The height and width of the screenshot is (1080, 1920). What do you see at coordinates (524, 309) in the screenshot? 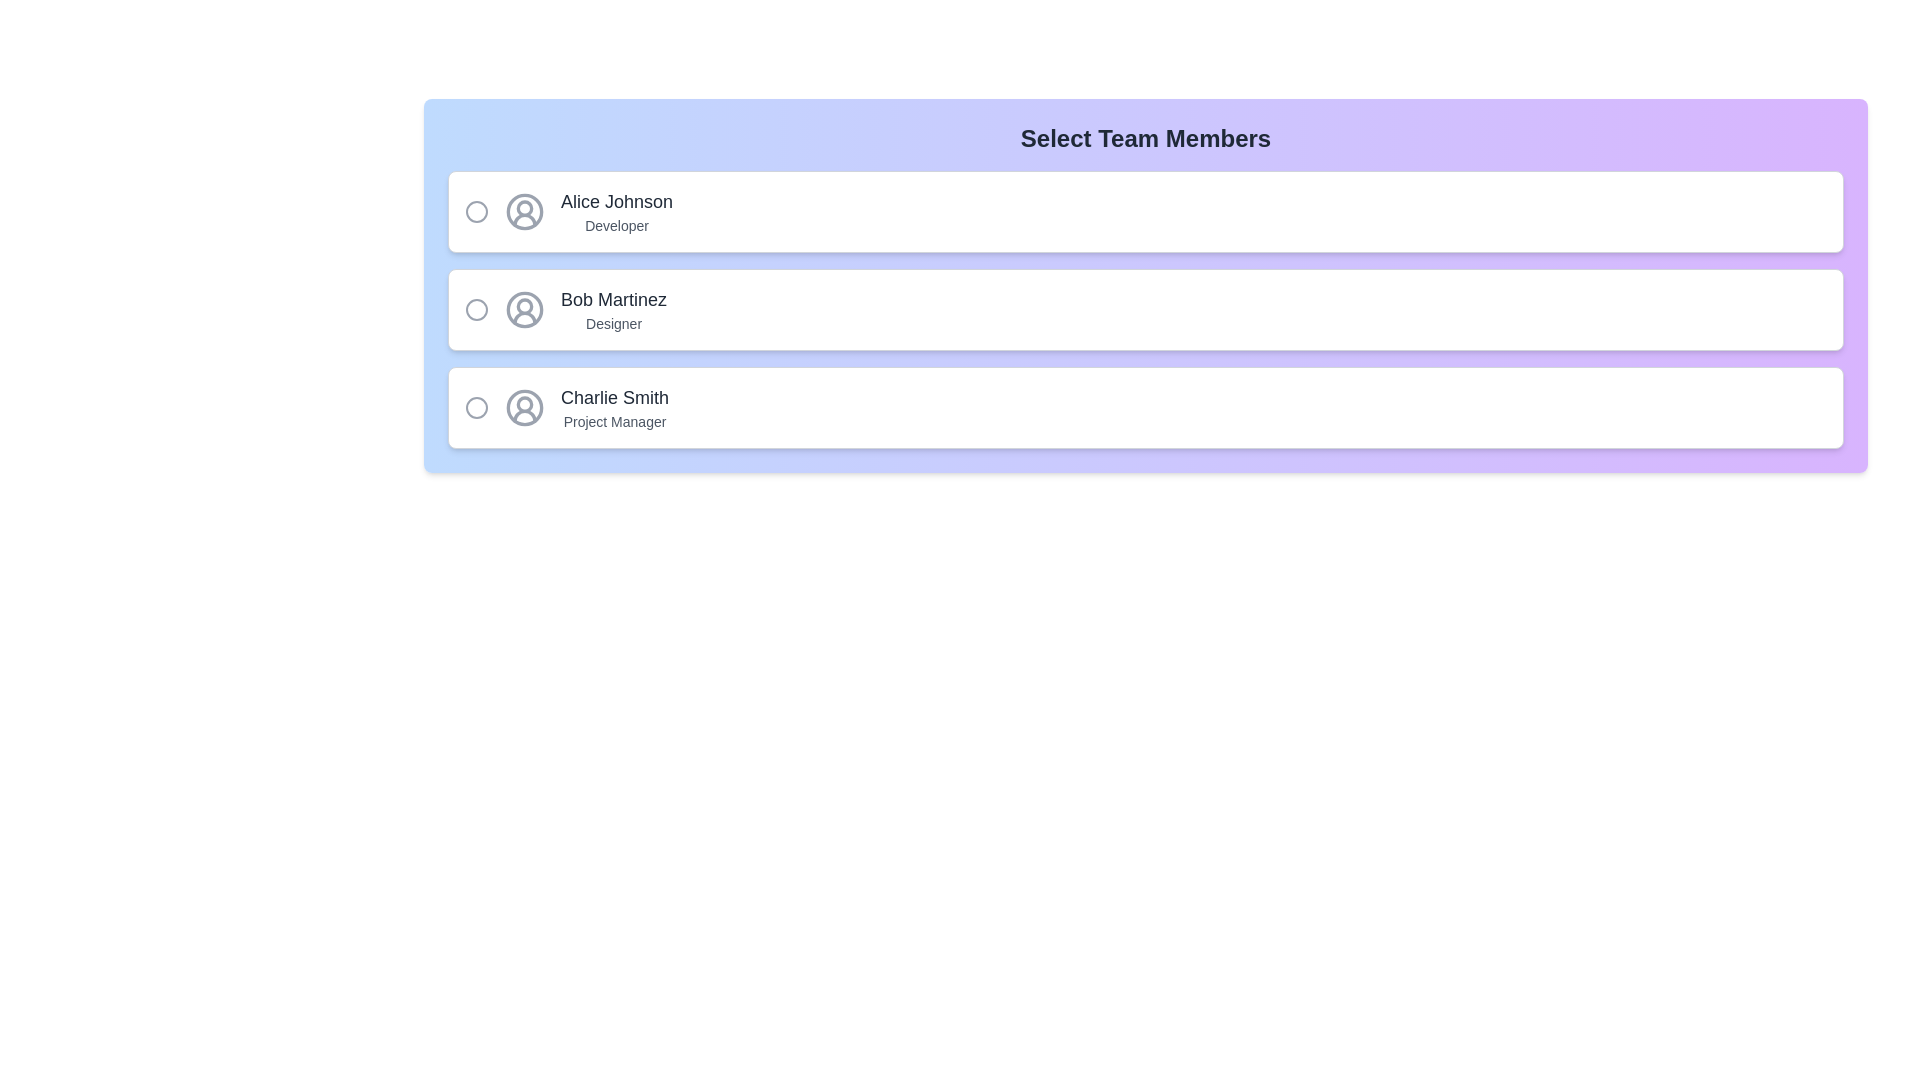
I see `the user profile icon associated with 'Bob Martinez', located in the second card of the 'Select Team Members' section` at bounding box center [524, 309].